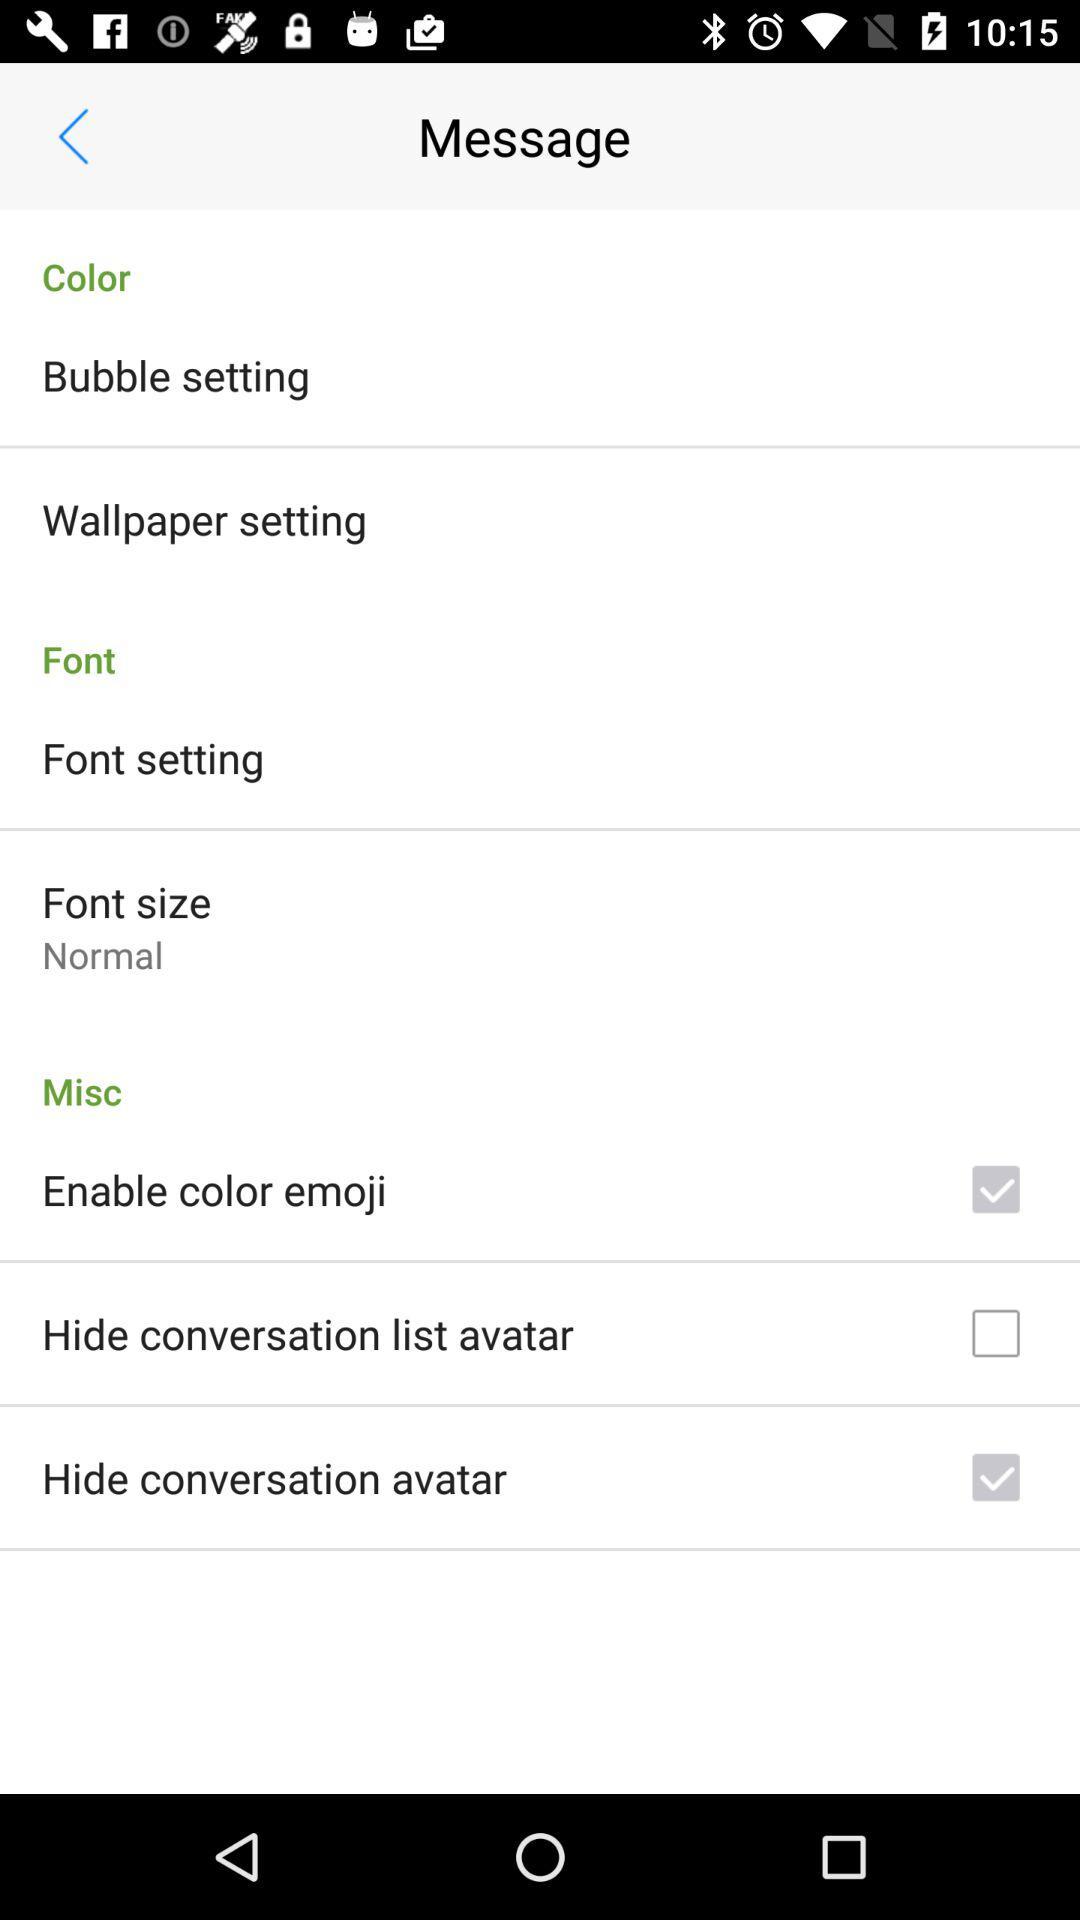 The image size is (1080, 1920). Describe the element at coordinates (72, 135) in the screenshot. I see `item to the left of the message app` at that location.